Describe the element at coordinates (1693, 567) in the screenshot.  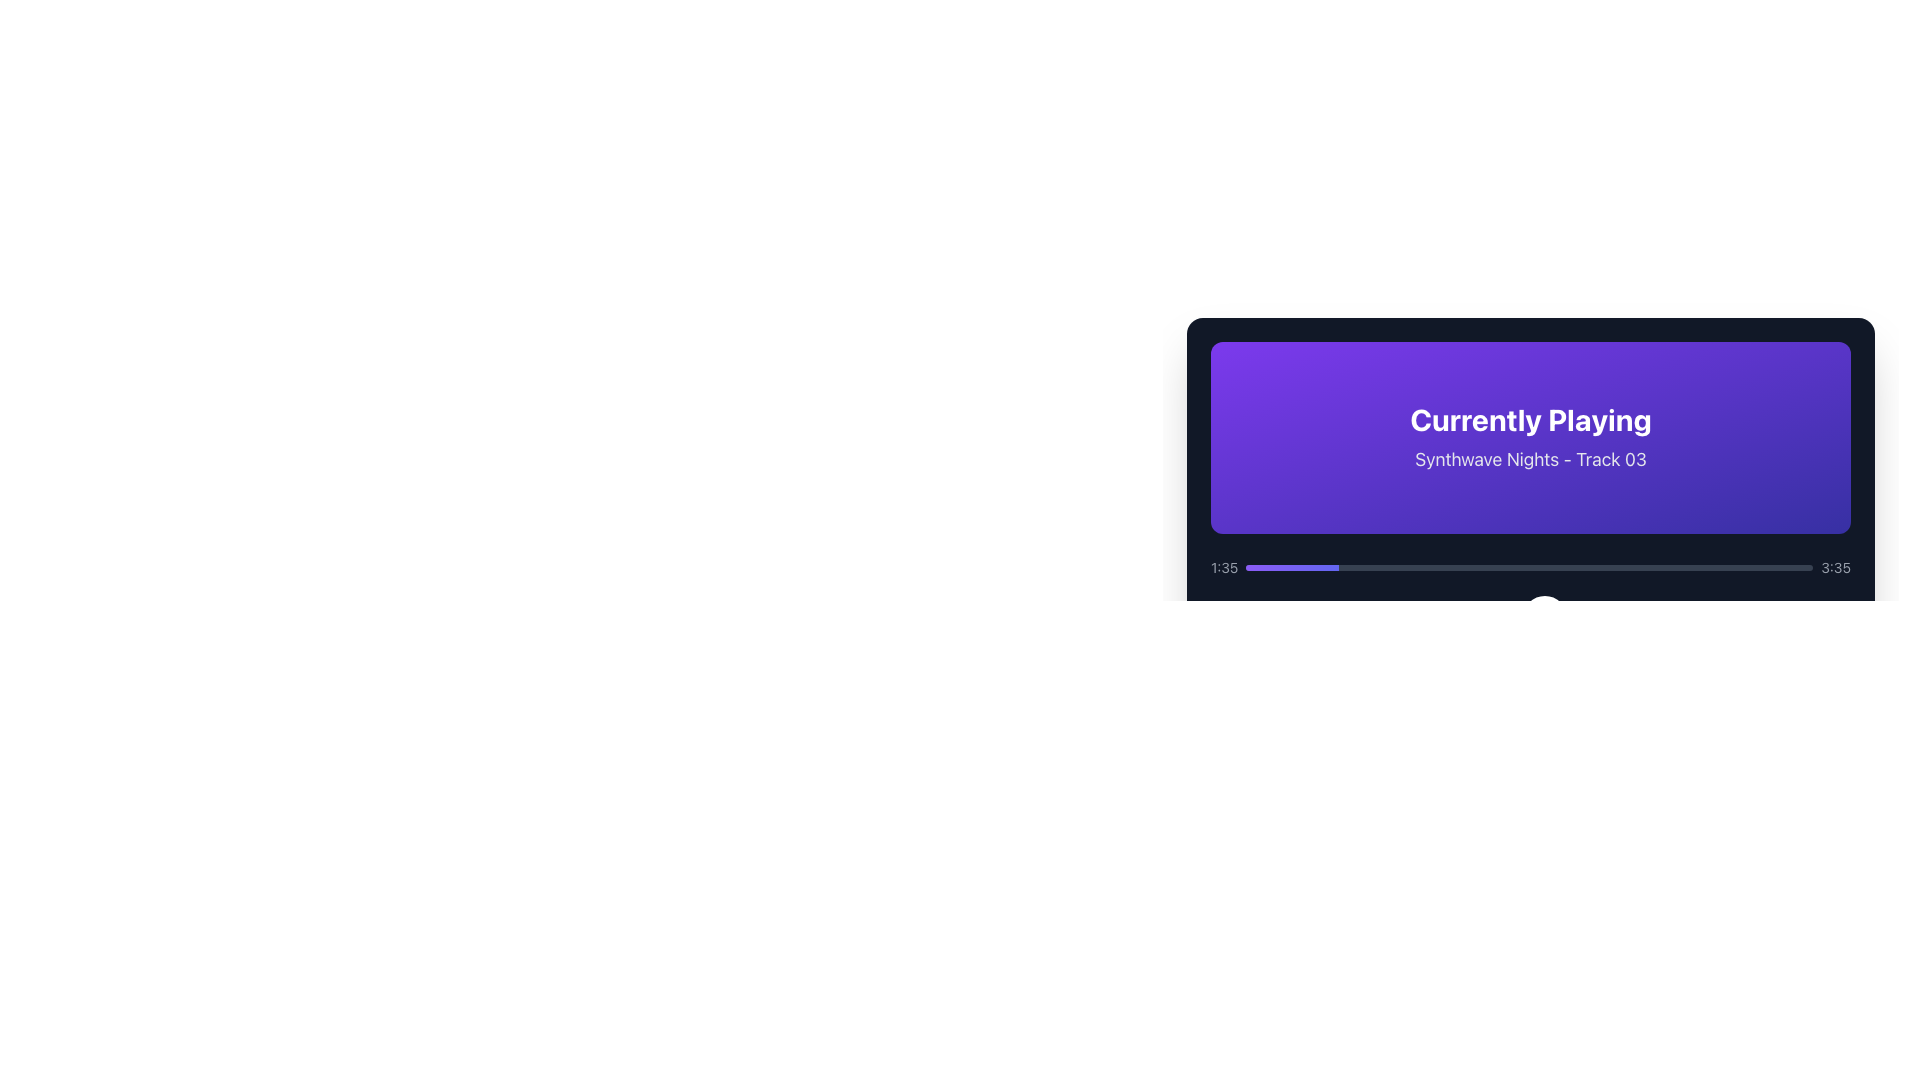
I see `the playback progress` at that location.